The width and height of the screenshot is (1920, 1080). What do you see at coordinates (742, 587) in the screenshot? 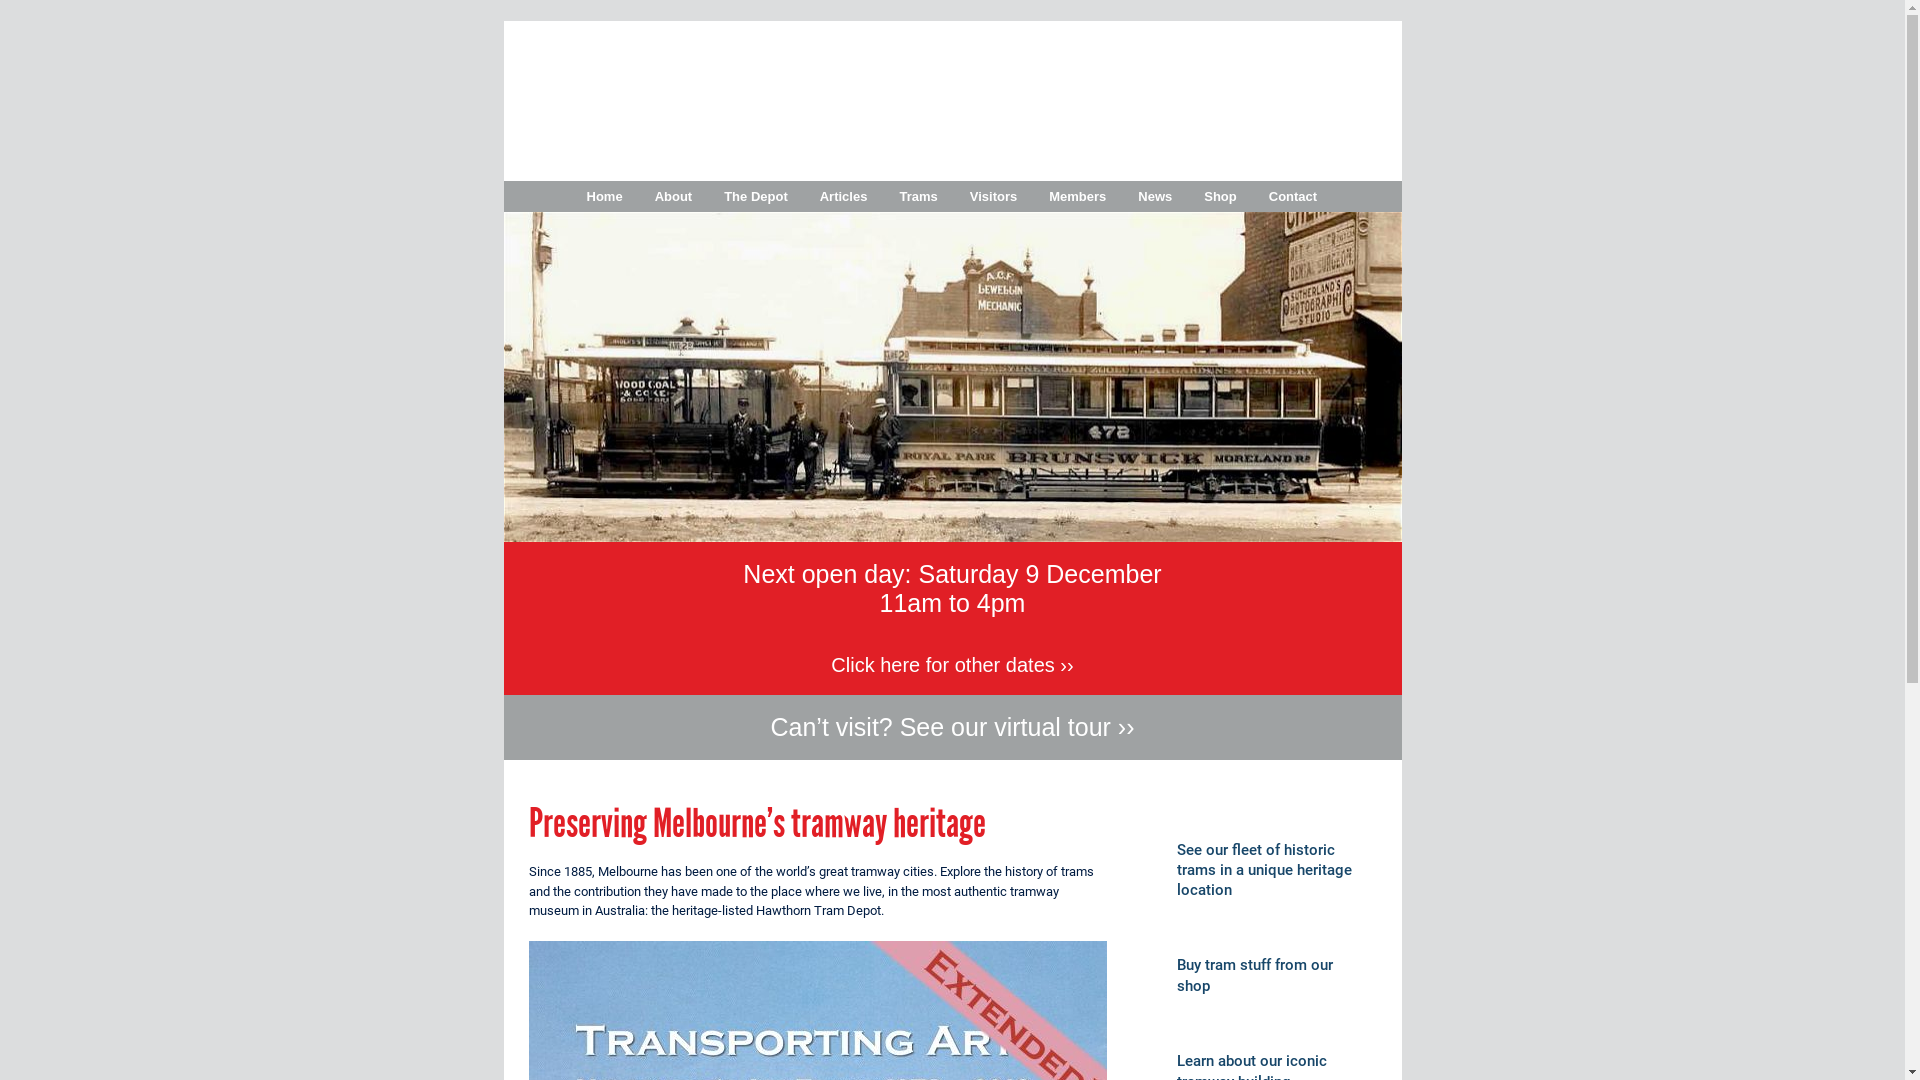
I see `'Next open day: Saturday 9 December` at bounding box center [742, 587].